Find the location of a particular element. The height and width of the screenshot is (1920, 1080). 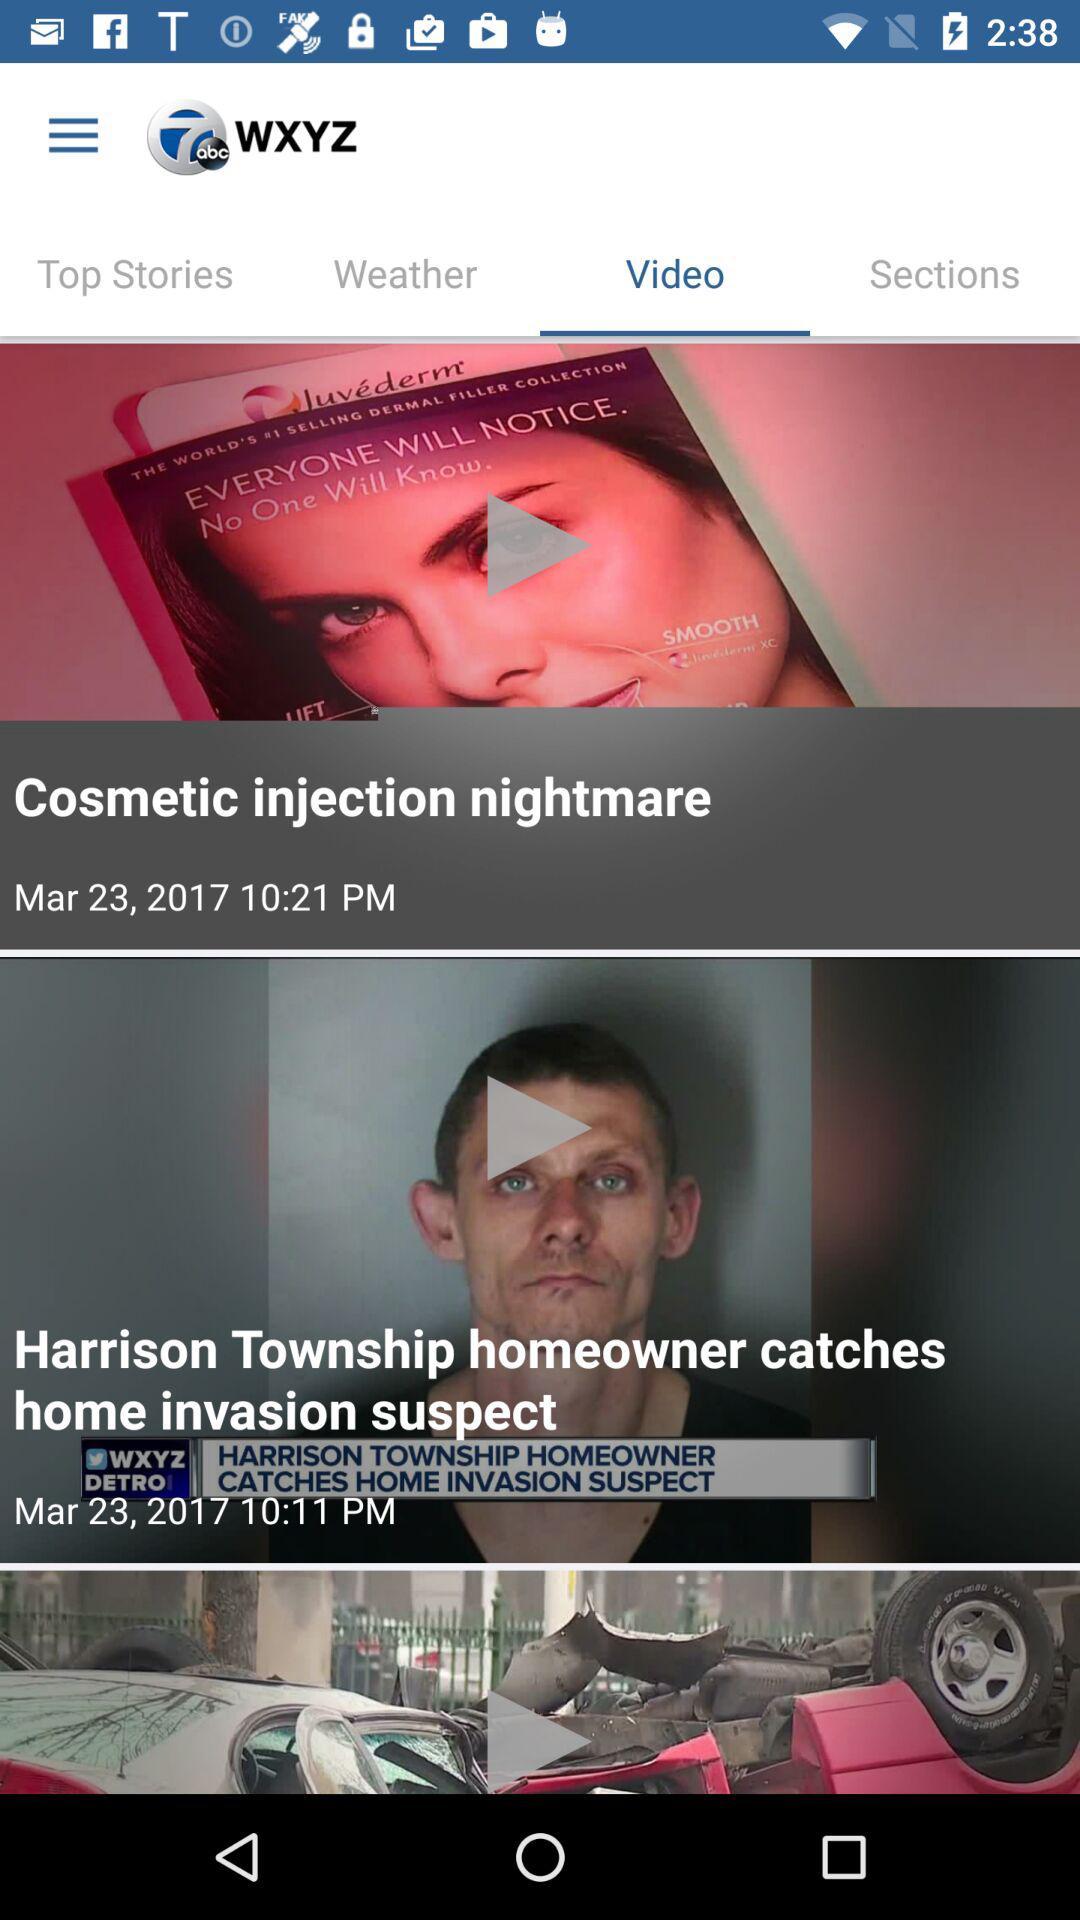

video is located at coordinates (540, 1258).